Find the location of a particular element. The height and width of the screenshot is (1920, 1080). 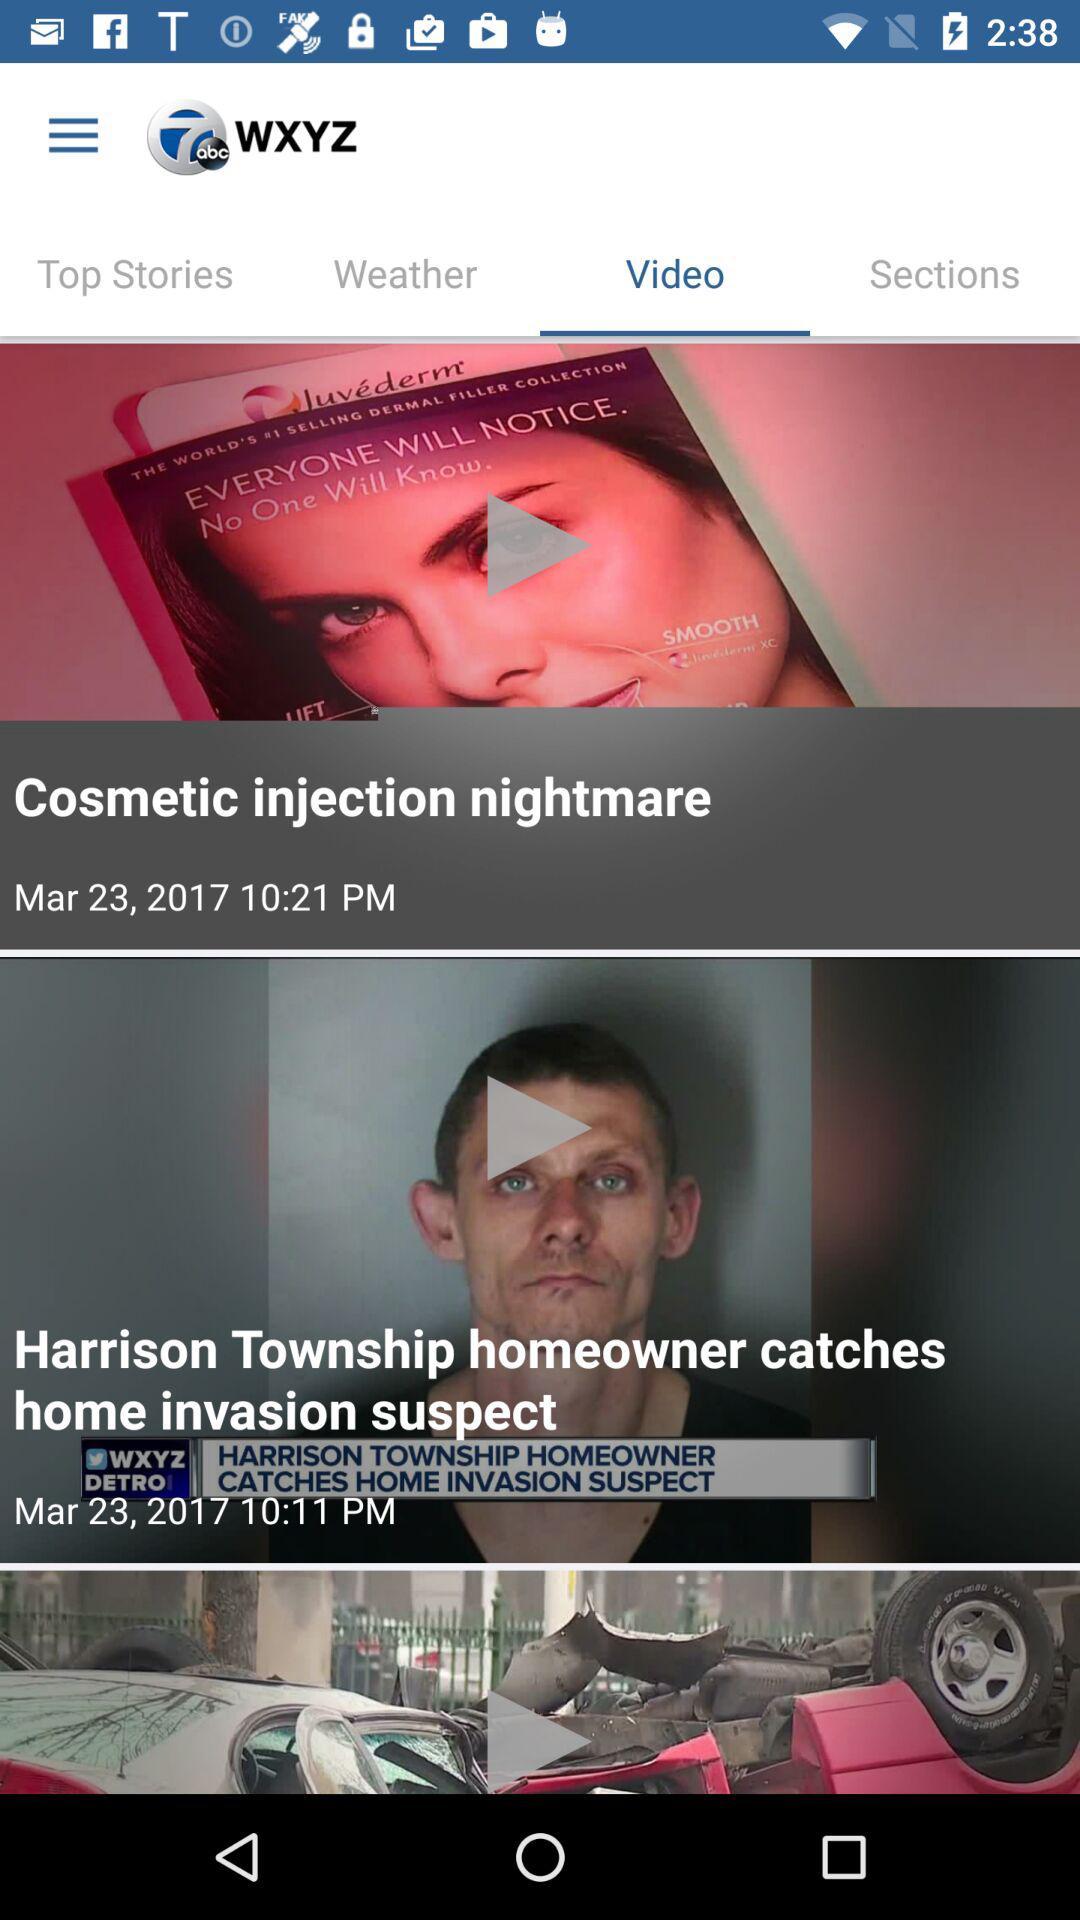

video is located at coordinates (540, 1258).